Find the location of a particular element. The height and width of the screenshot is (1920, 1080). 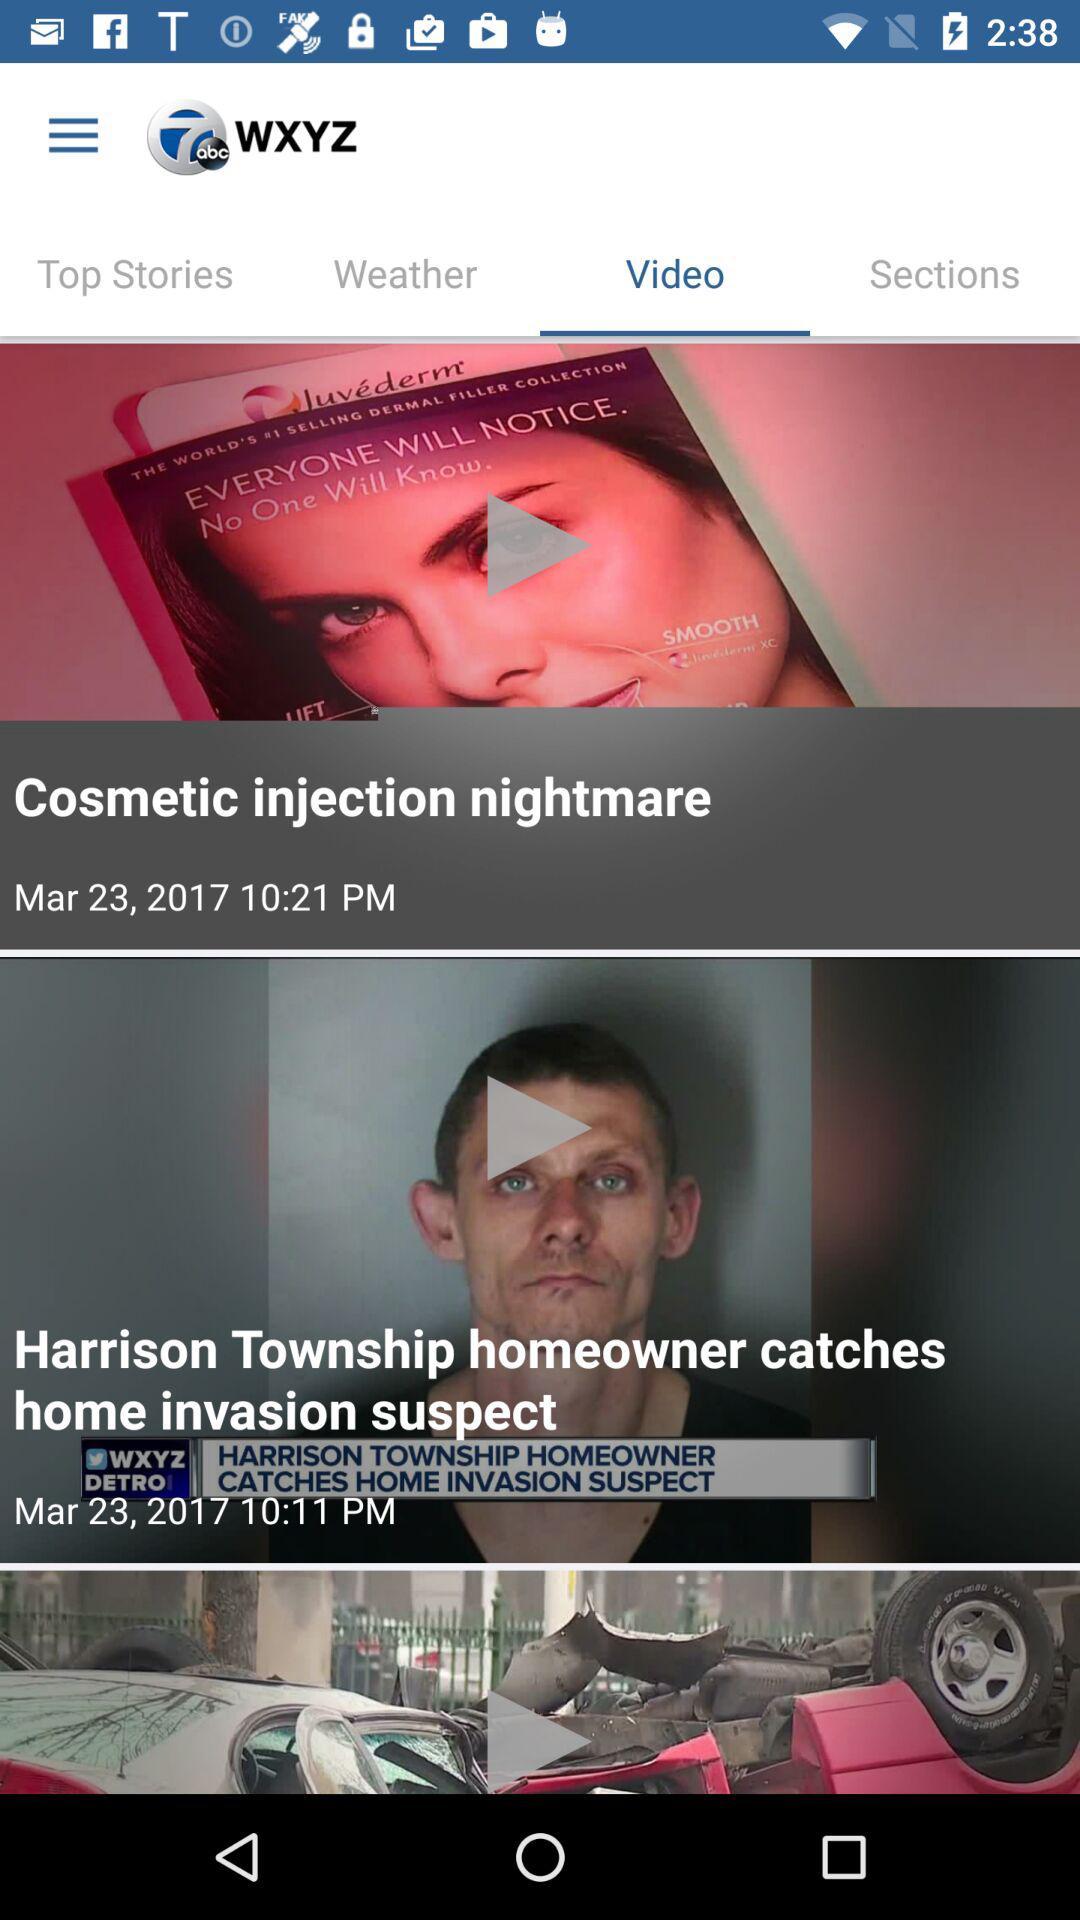

video is located at coordinates (540, 1258).